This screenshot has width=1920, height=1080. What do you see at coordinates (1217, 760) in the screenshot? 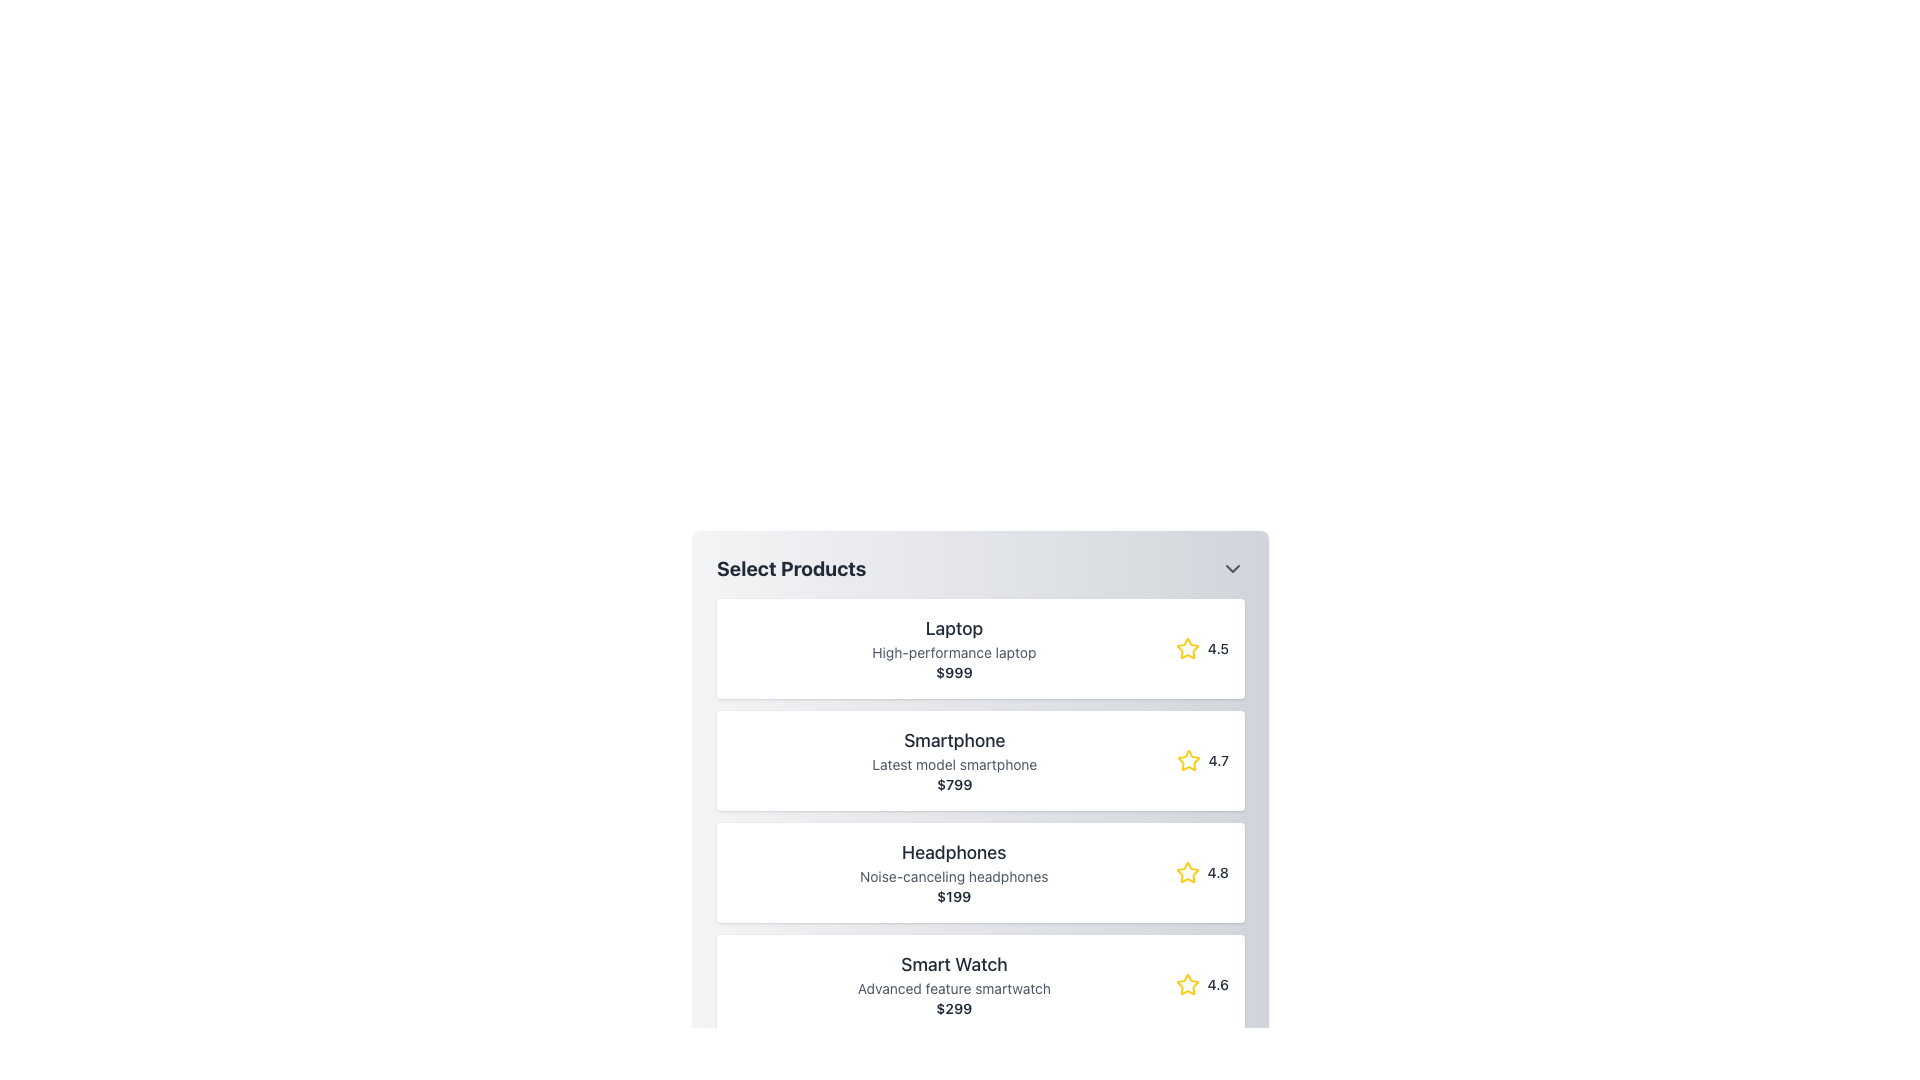
I see `product rating text indicating a score of 4.7, which is located to the right of a yellow star icon in the Smartphone product row` at bounding box center [1217, 760].